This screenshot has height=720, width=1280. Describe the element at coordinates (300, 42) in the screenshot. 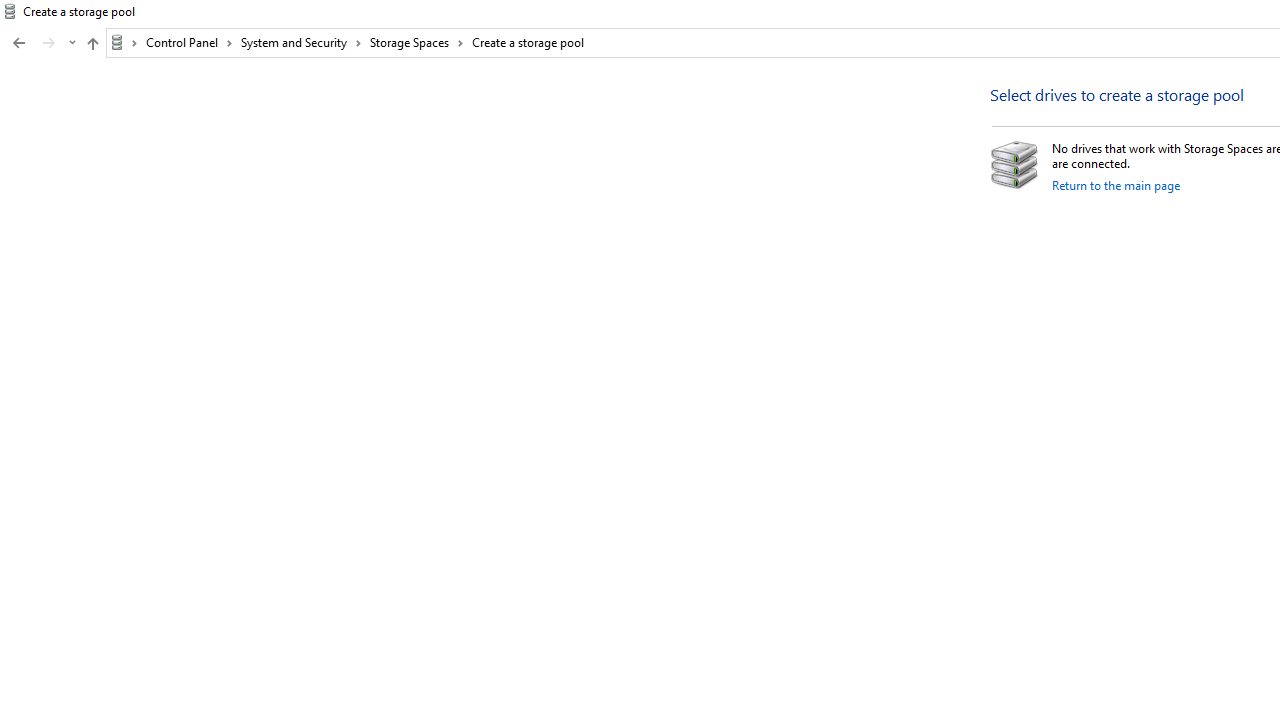

I see `'System and Security'` at that location.